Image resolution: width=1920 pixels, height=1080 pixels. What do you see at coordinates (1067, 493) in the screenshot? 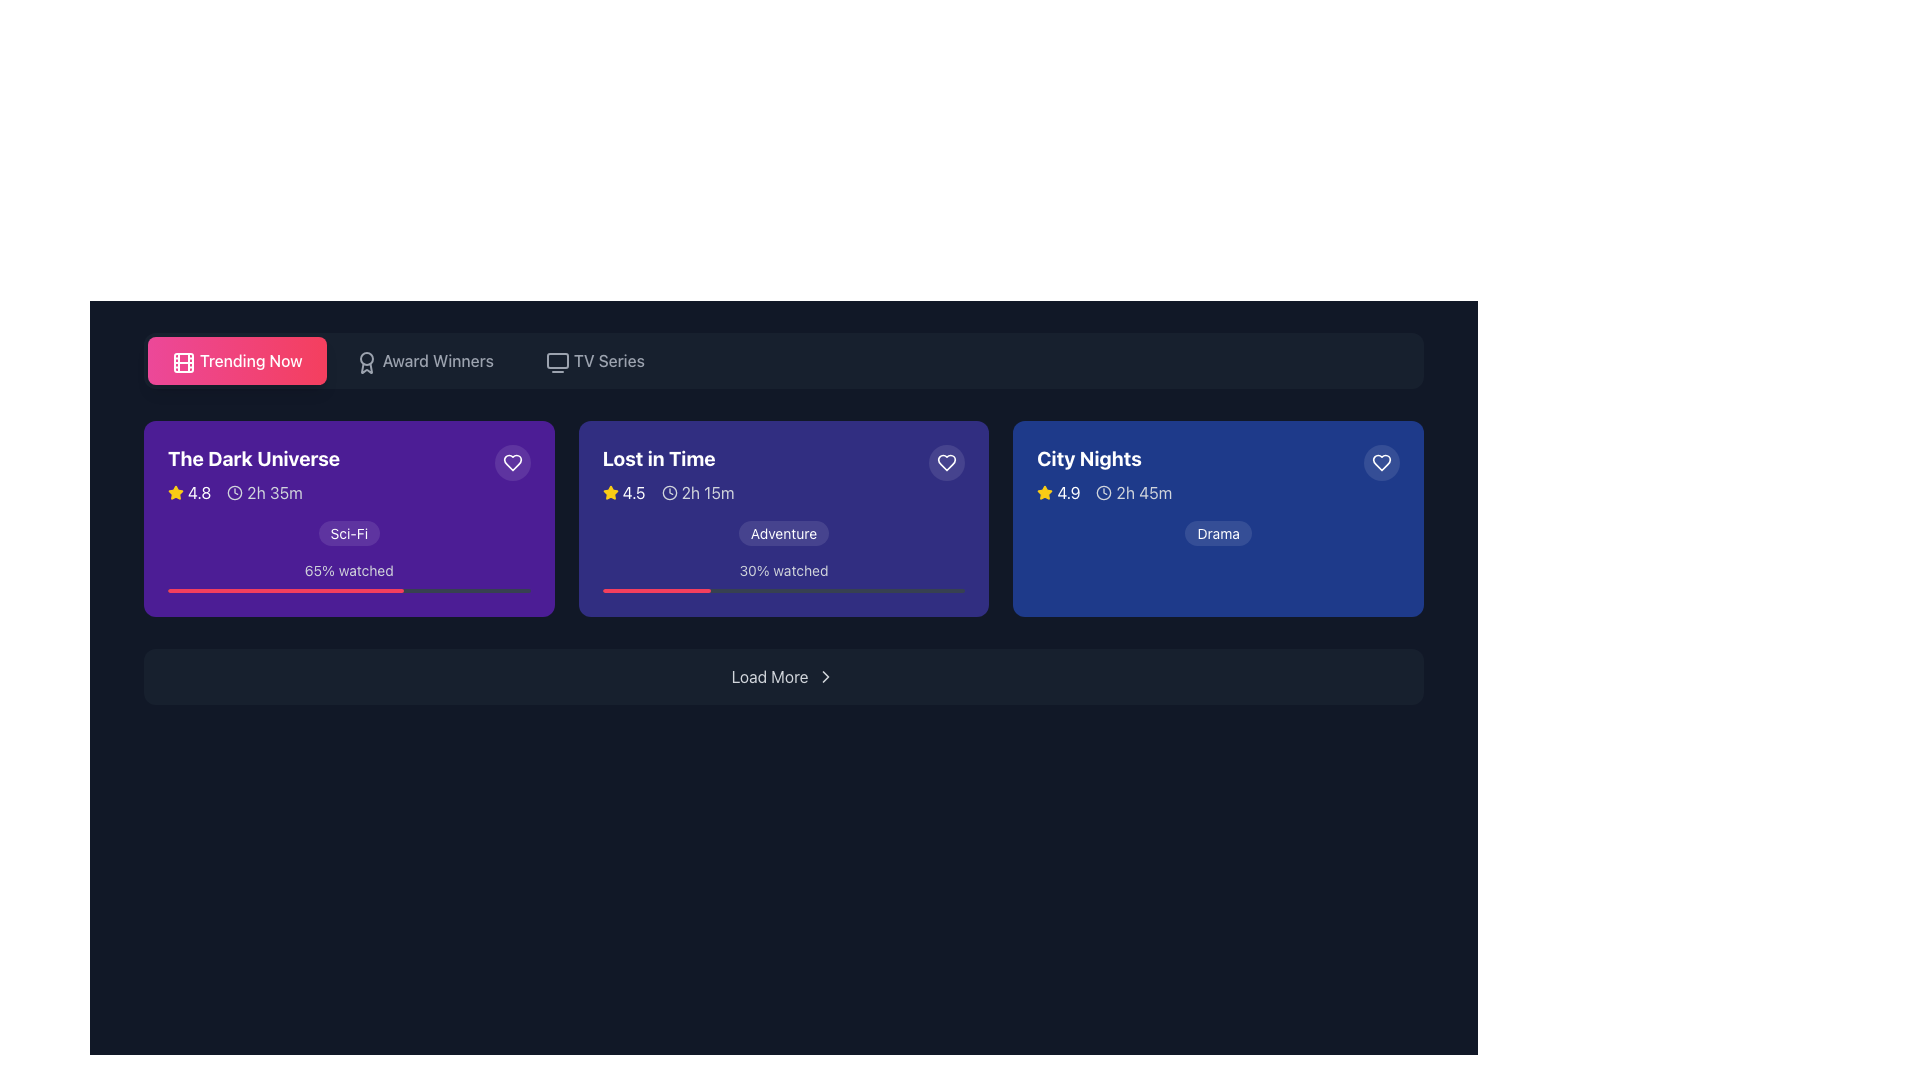
I see `the numeric rating text label '4.9' displayed in white on a blue background, located within the 'City Nights' movie card, to the right of a yellow star icon and above the duration text` at bounding box center [1067, 493].